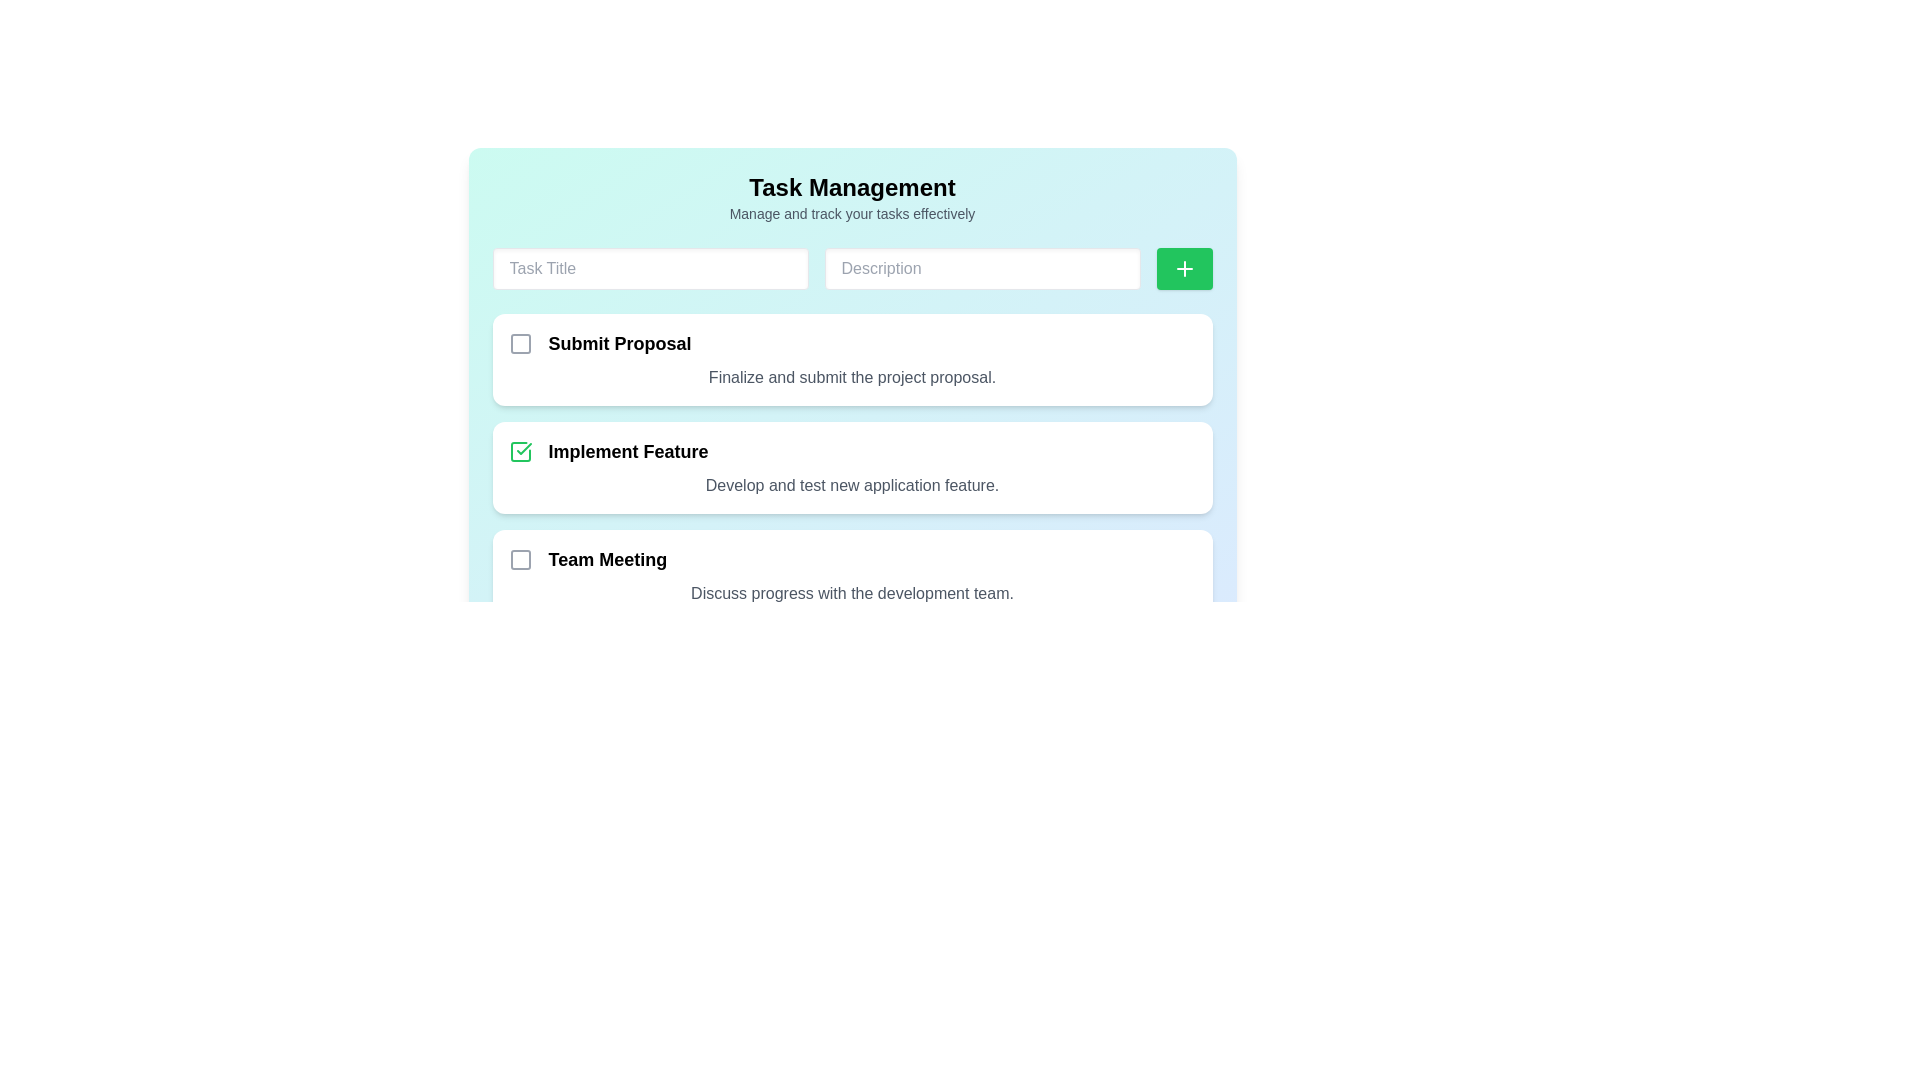 The height and width of the screenshot is (1080, 1920). What do you see at coordinates (520, 451) in the screenshot?
I see `the checkbox-like interactive icon representing the task 'Implement Feature'` at bounding box center [520, 451].